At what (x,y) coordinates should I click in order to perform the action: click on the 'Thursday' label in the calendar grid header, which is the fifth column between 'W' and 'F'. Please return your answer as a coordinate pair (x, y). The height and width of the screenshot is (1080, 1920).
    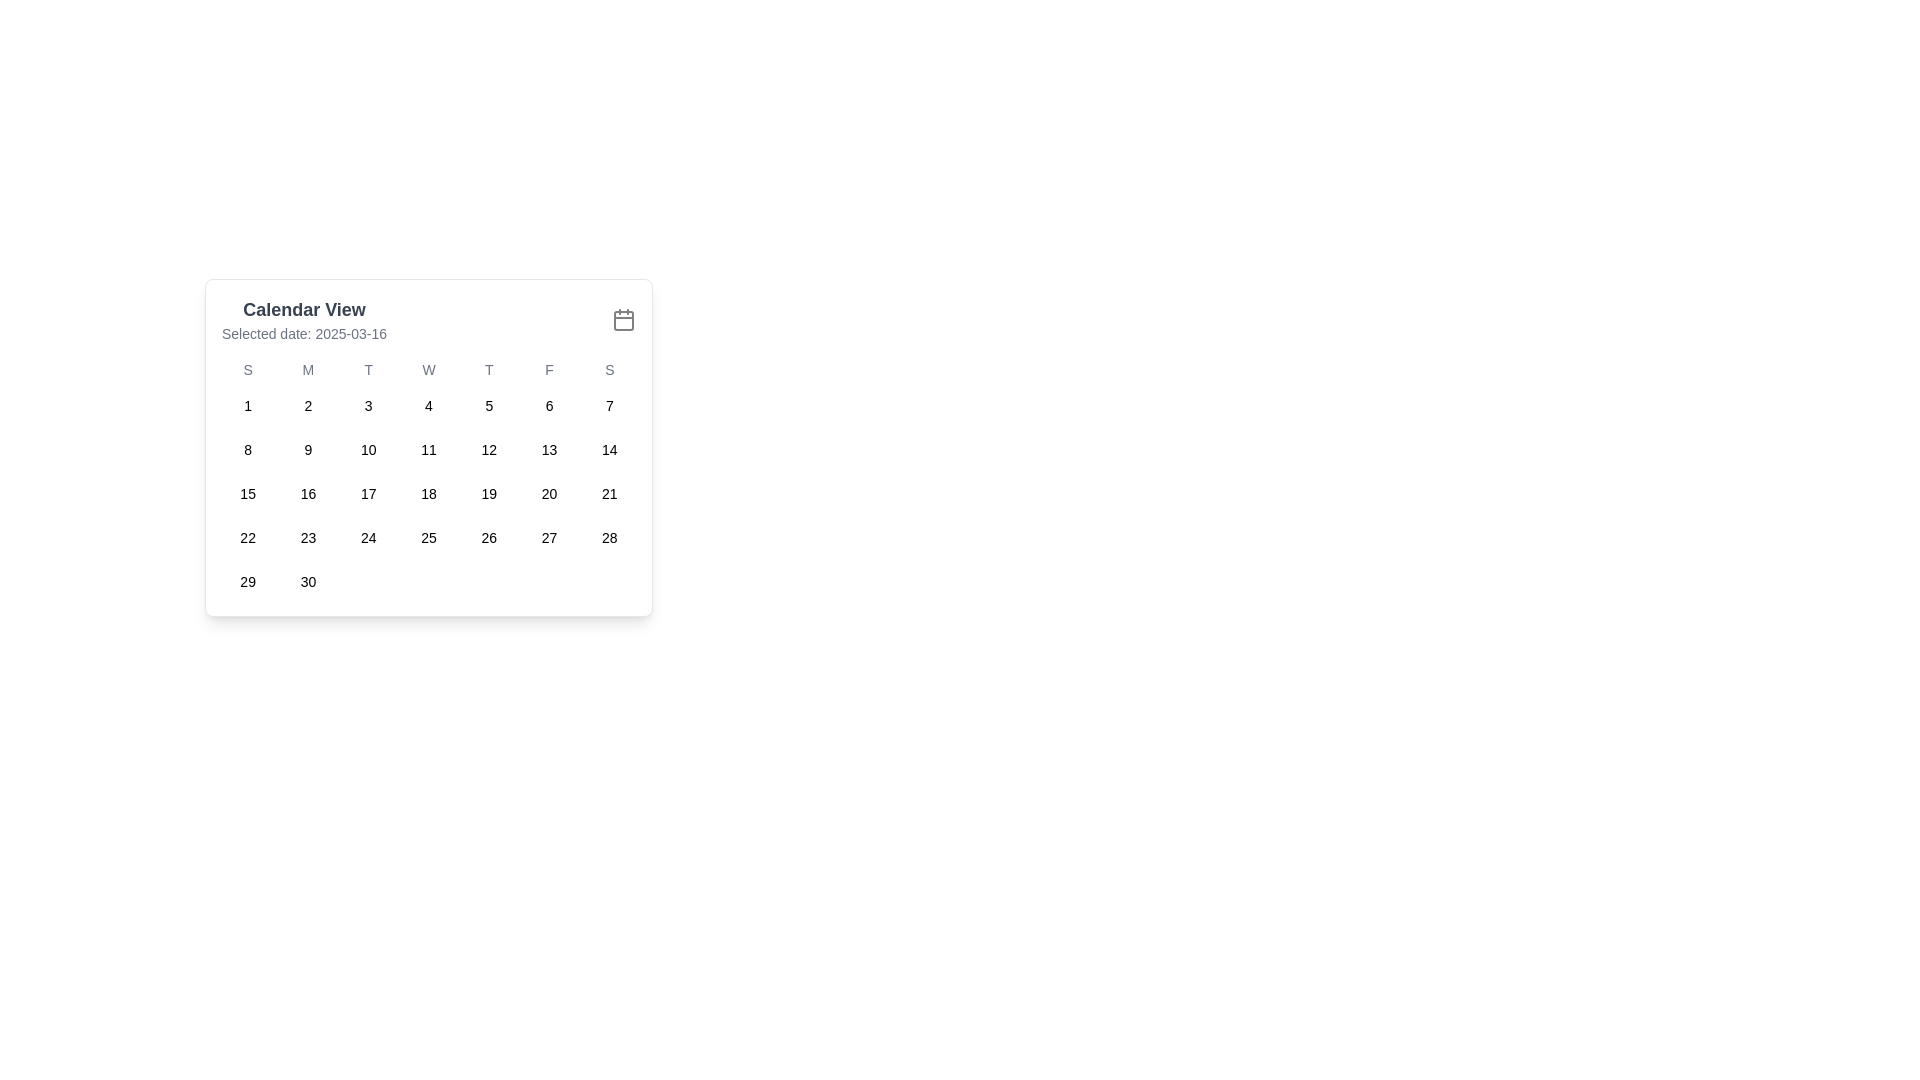
    Looking at the image, I should click on (489, 370).